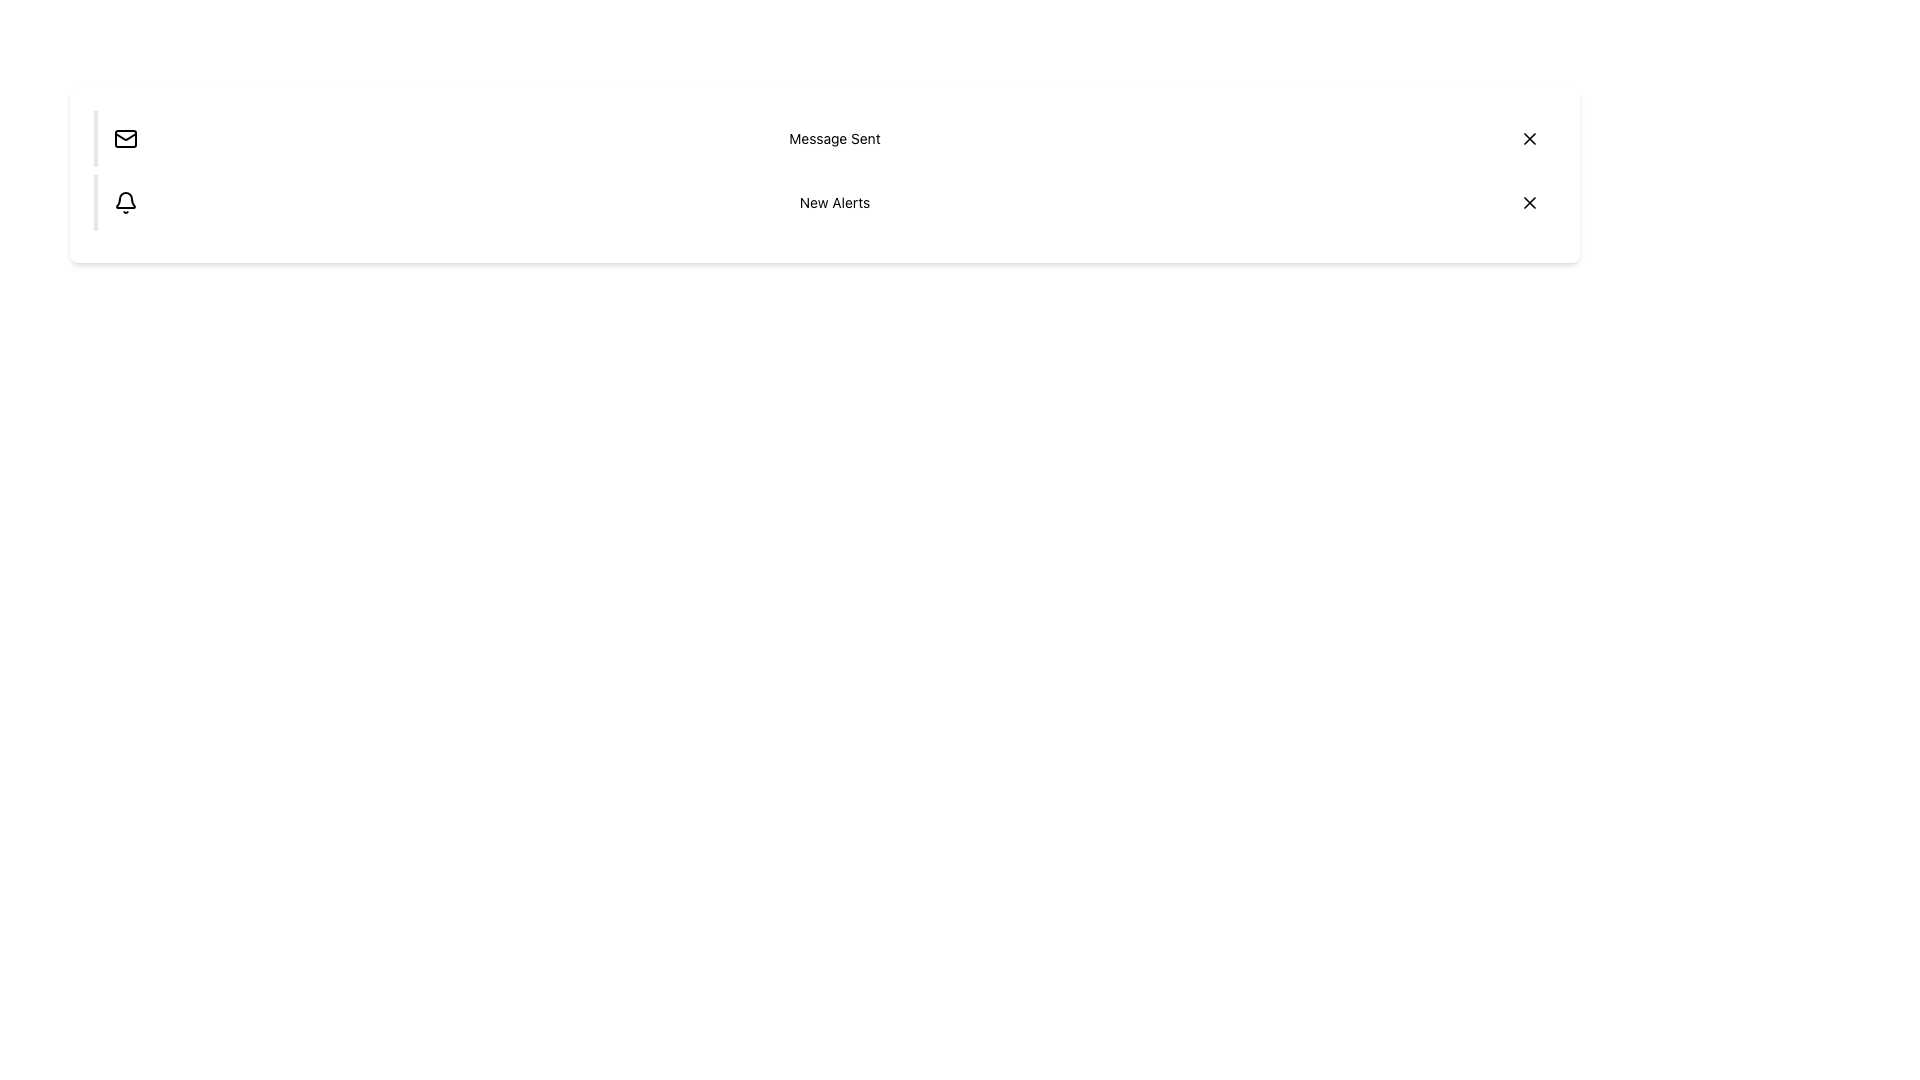  I want to click on the 'X' button on the right side of the notification banner, so click(1529, 203).